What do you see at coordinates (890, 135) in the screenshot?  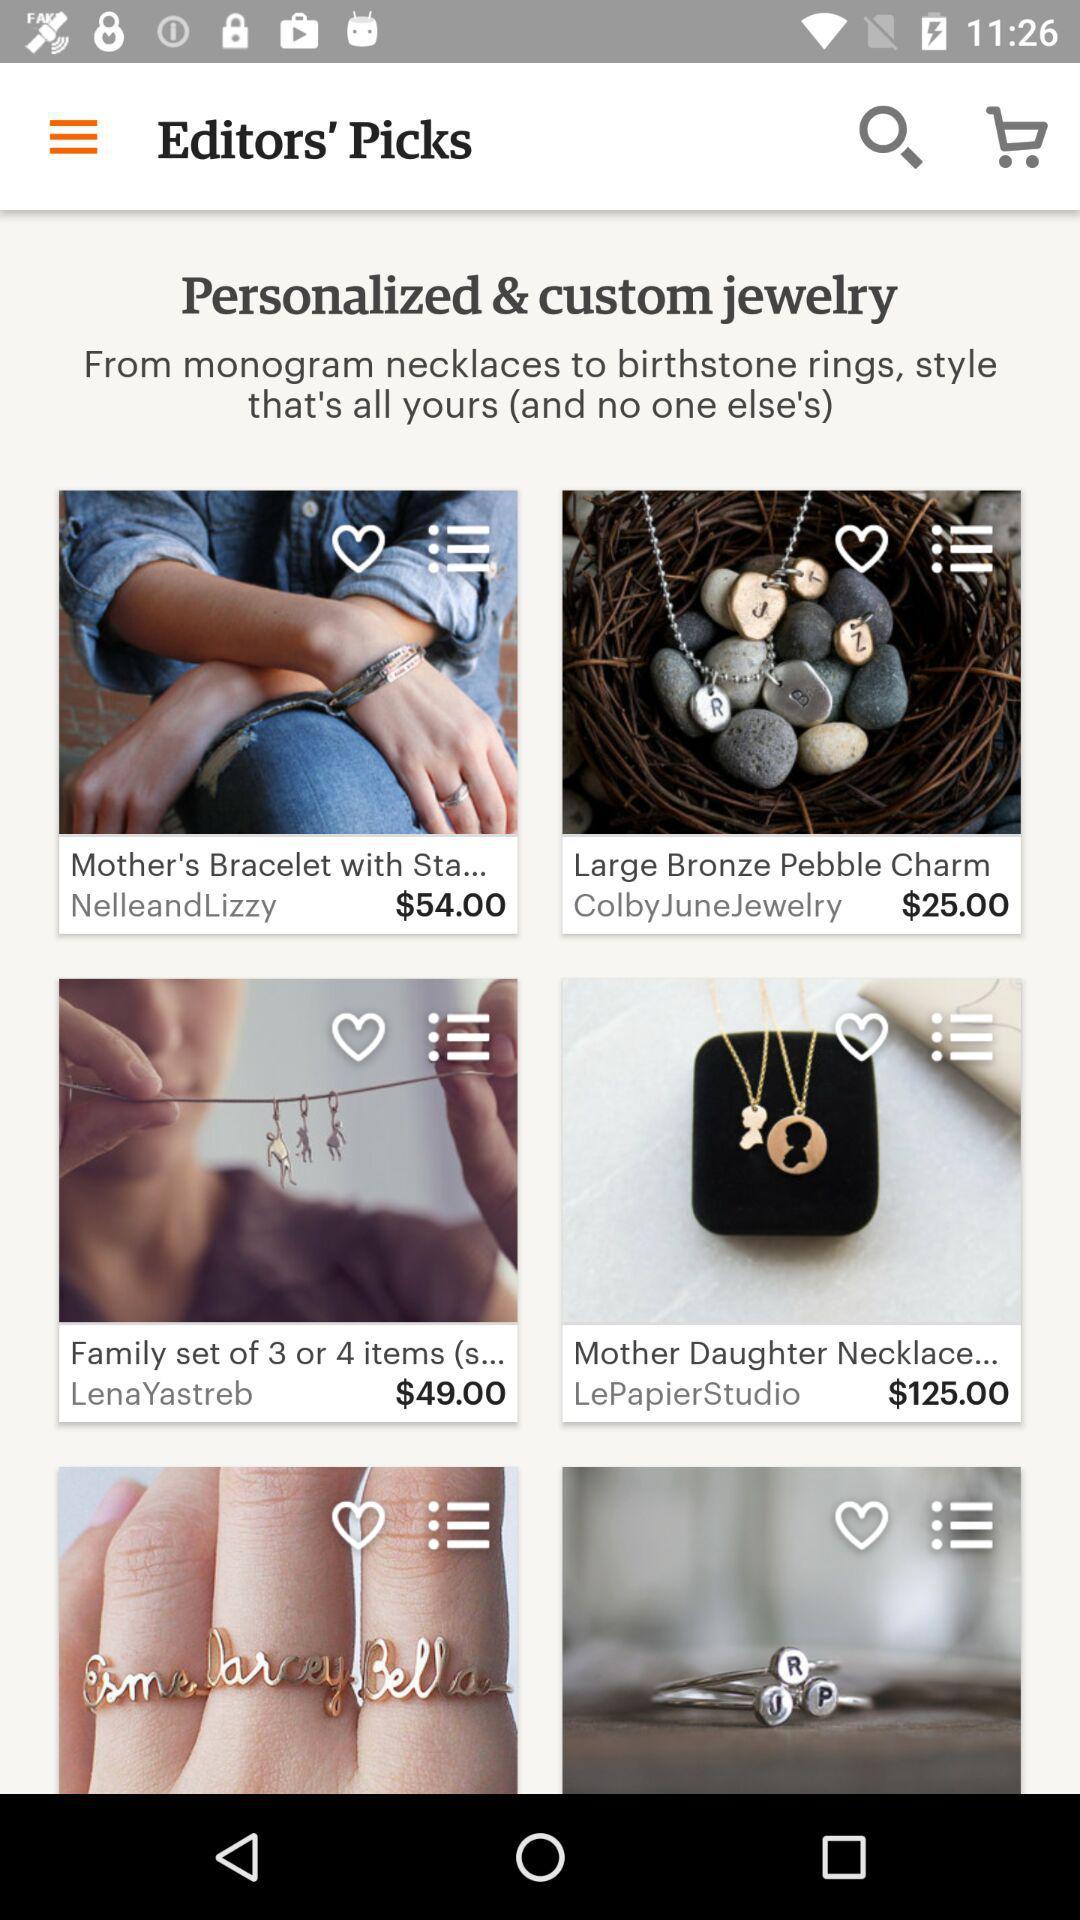 I see `the icon above the personalized & custom jewelry item` at bounding box center [890, 135].